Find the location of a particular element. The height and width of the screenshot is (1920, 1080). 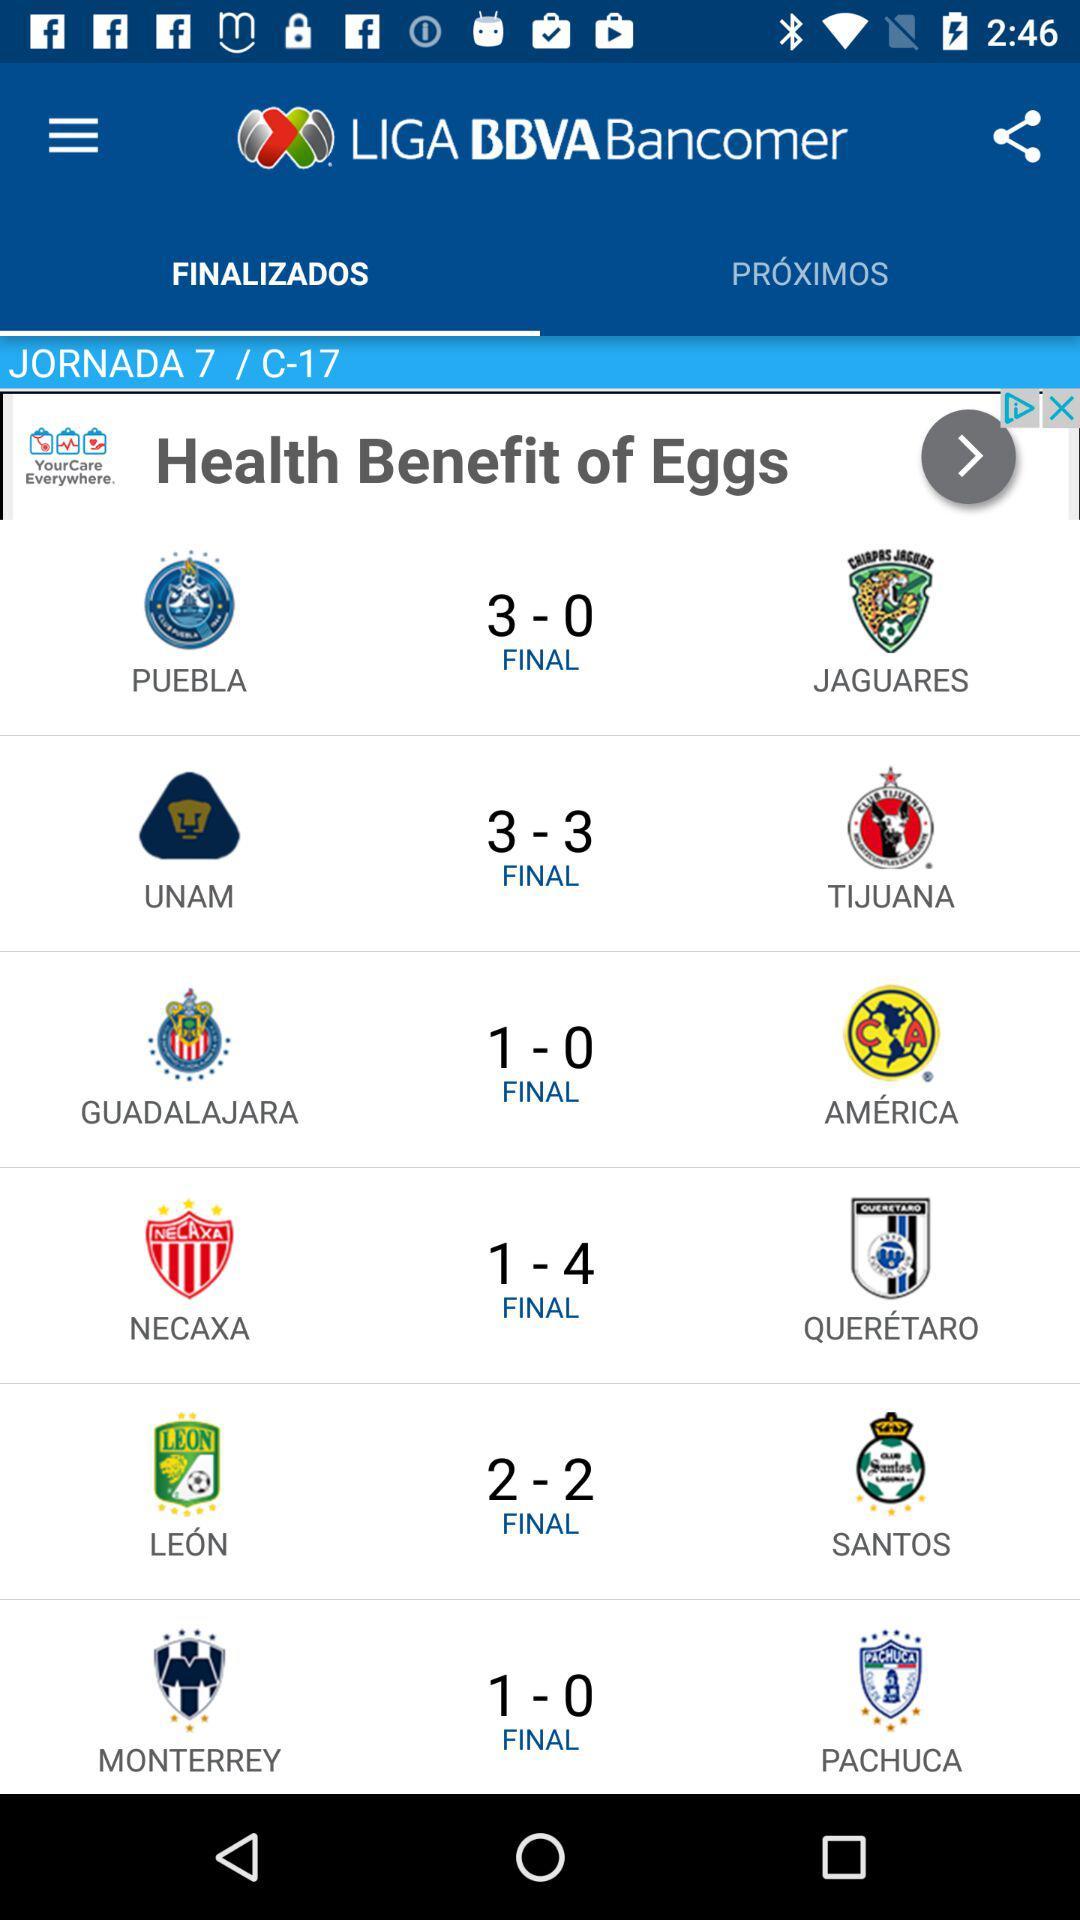

advertisement area is located at coordinates (540, 453).